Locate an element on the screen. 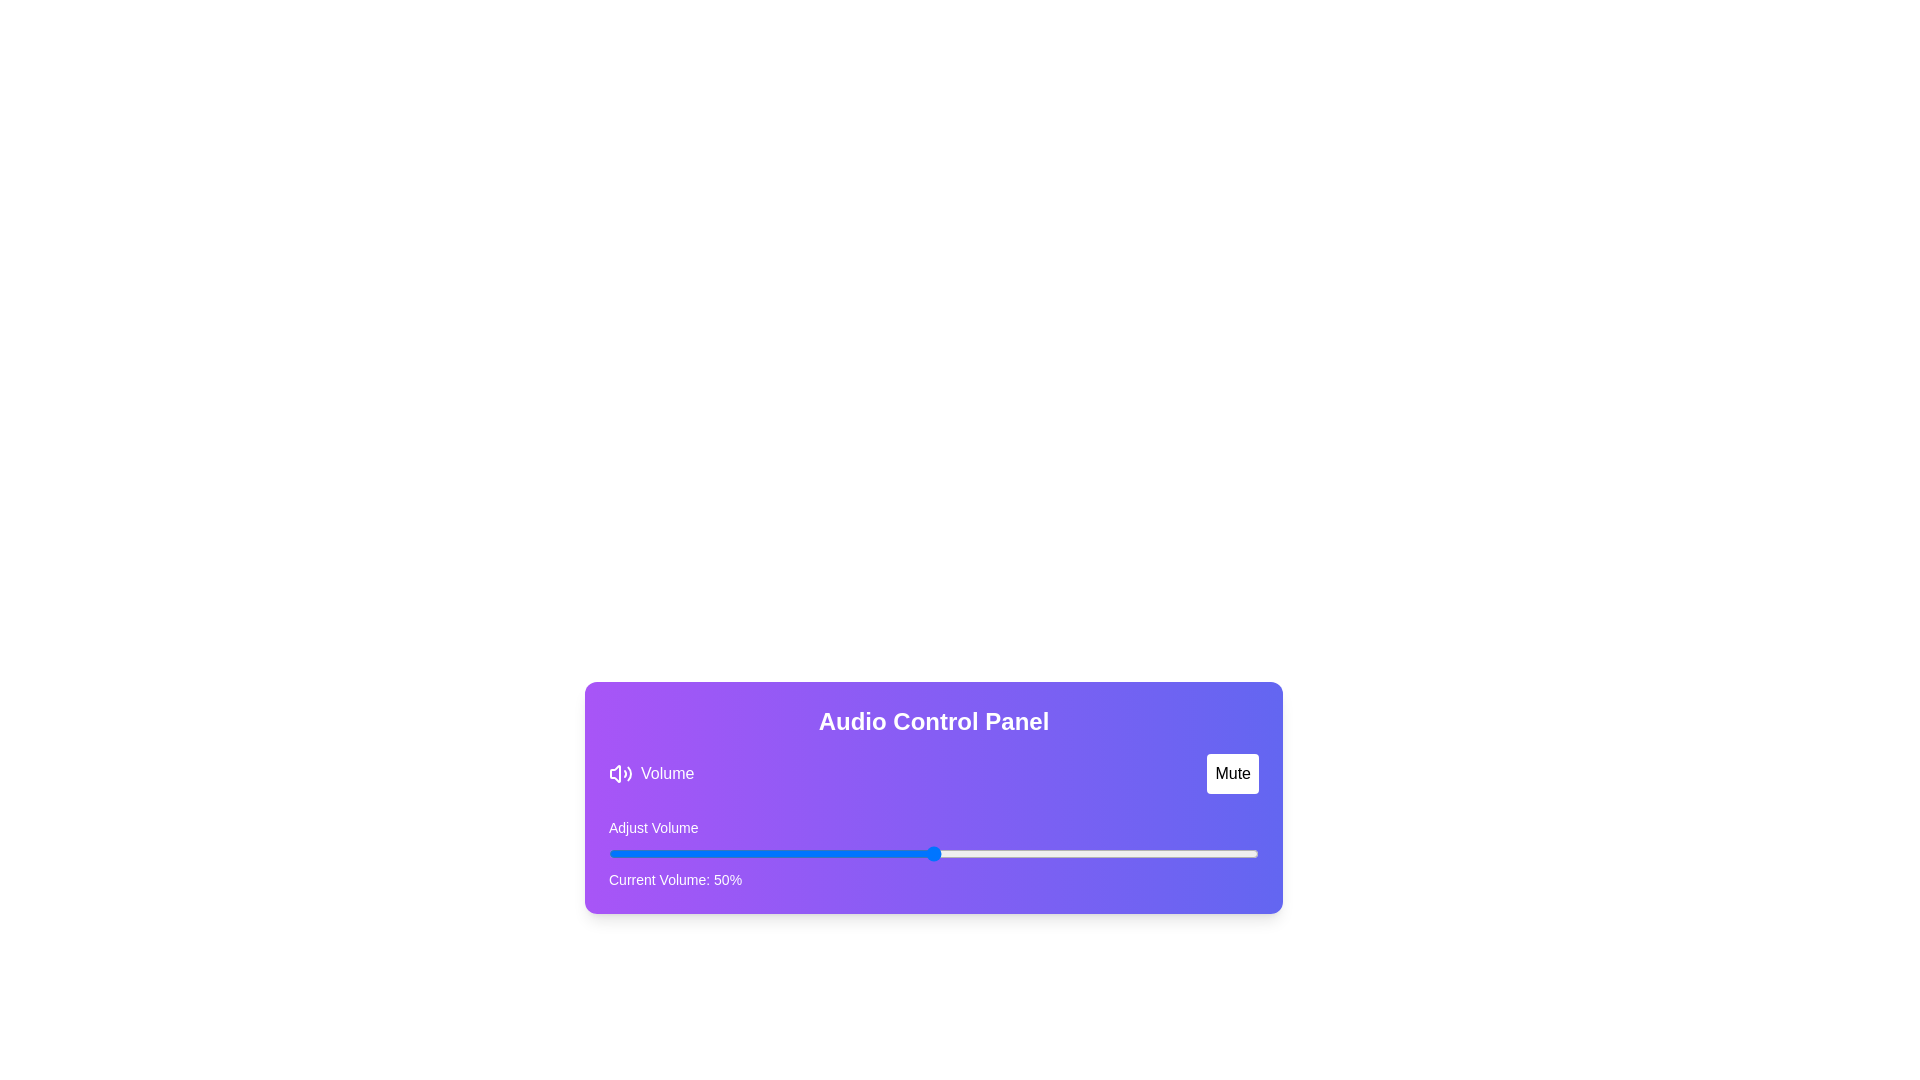 Image resolution: width=1920 pixels, height=1080 pixels. the volume slider bar to set the volume level, which is labeled 'Adjust Volume' and has a current indicator showing 'Current Volume: 50%' is located at coordinates (933, 853).